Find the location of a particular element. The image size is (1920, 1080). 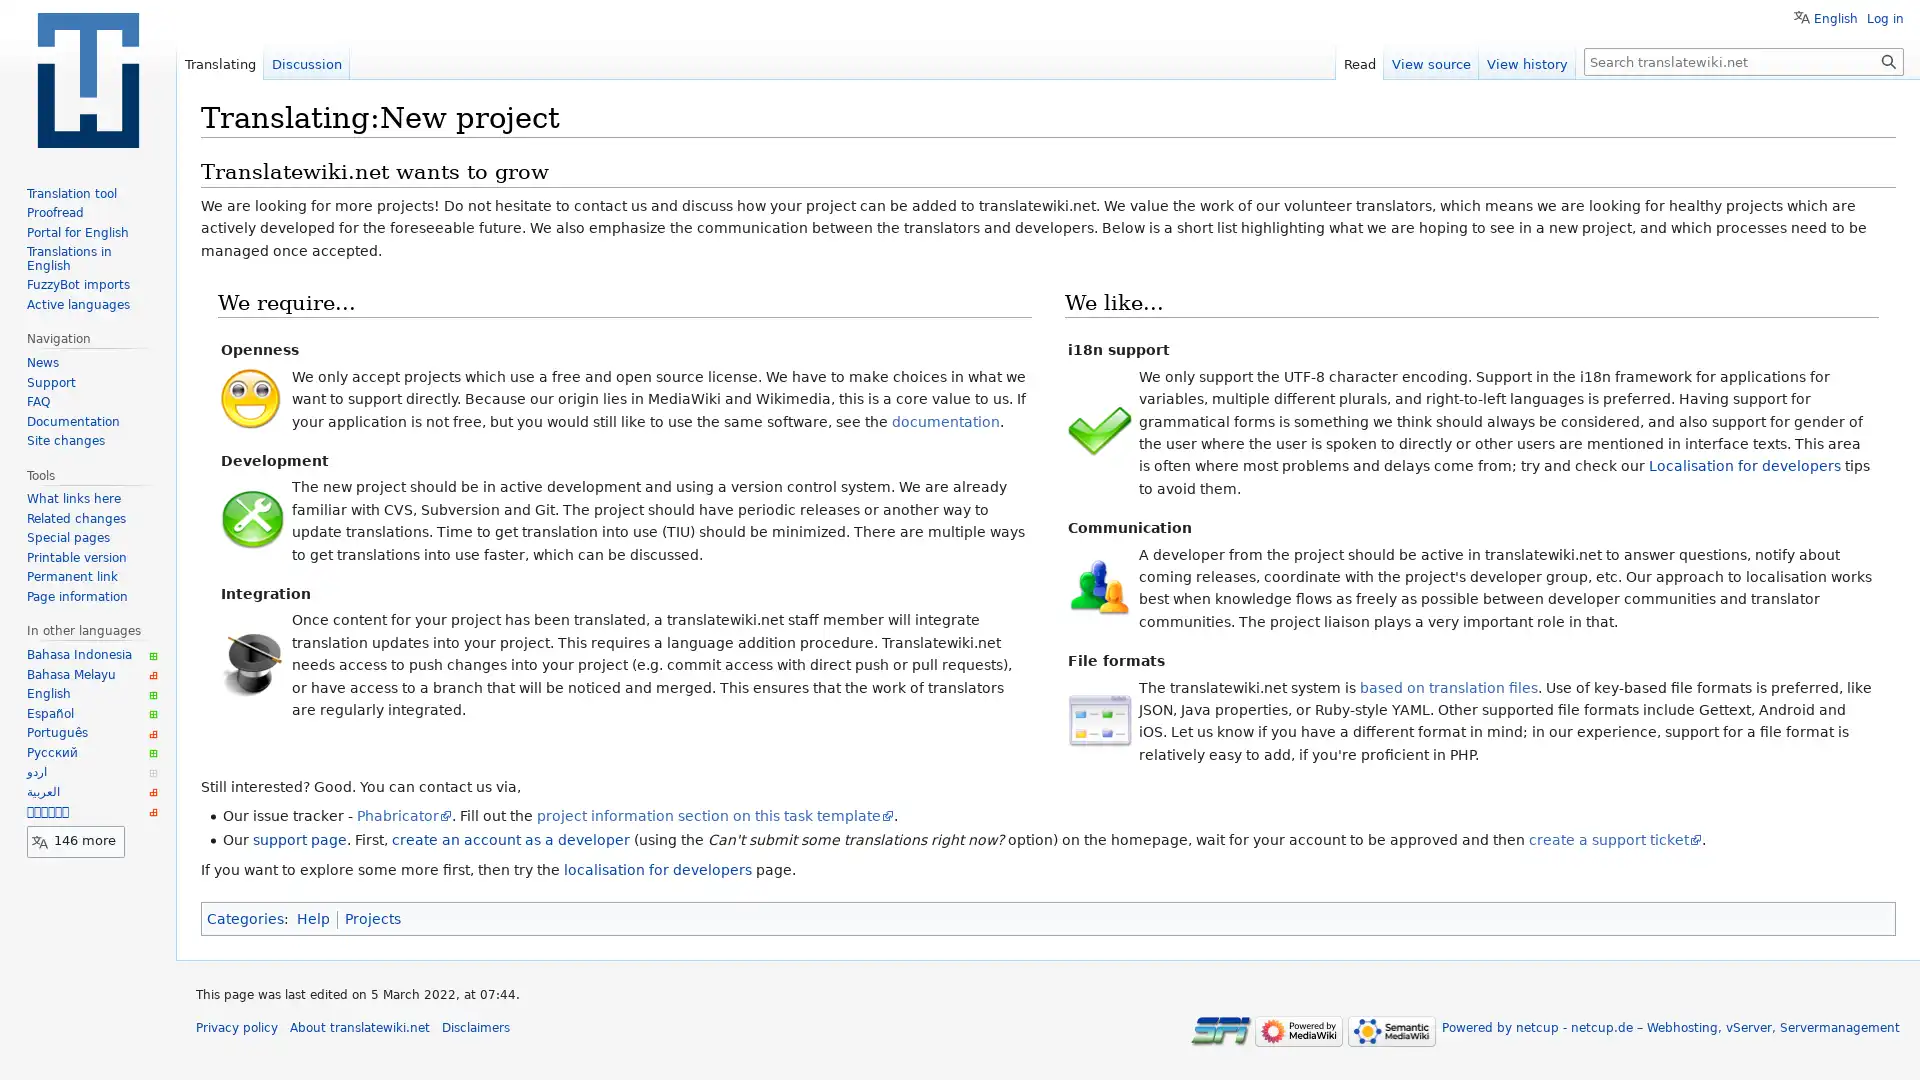

Search is located at coordinates (1888, 60).